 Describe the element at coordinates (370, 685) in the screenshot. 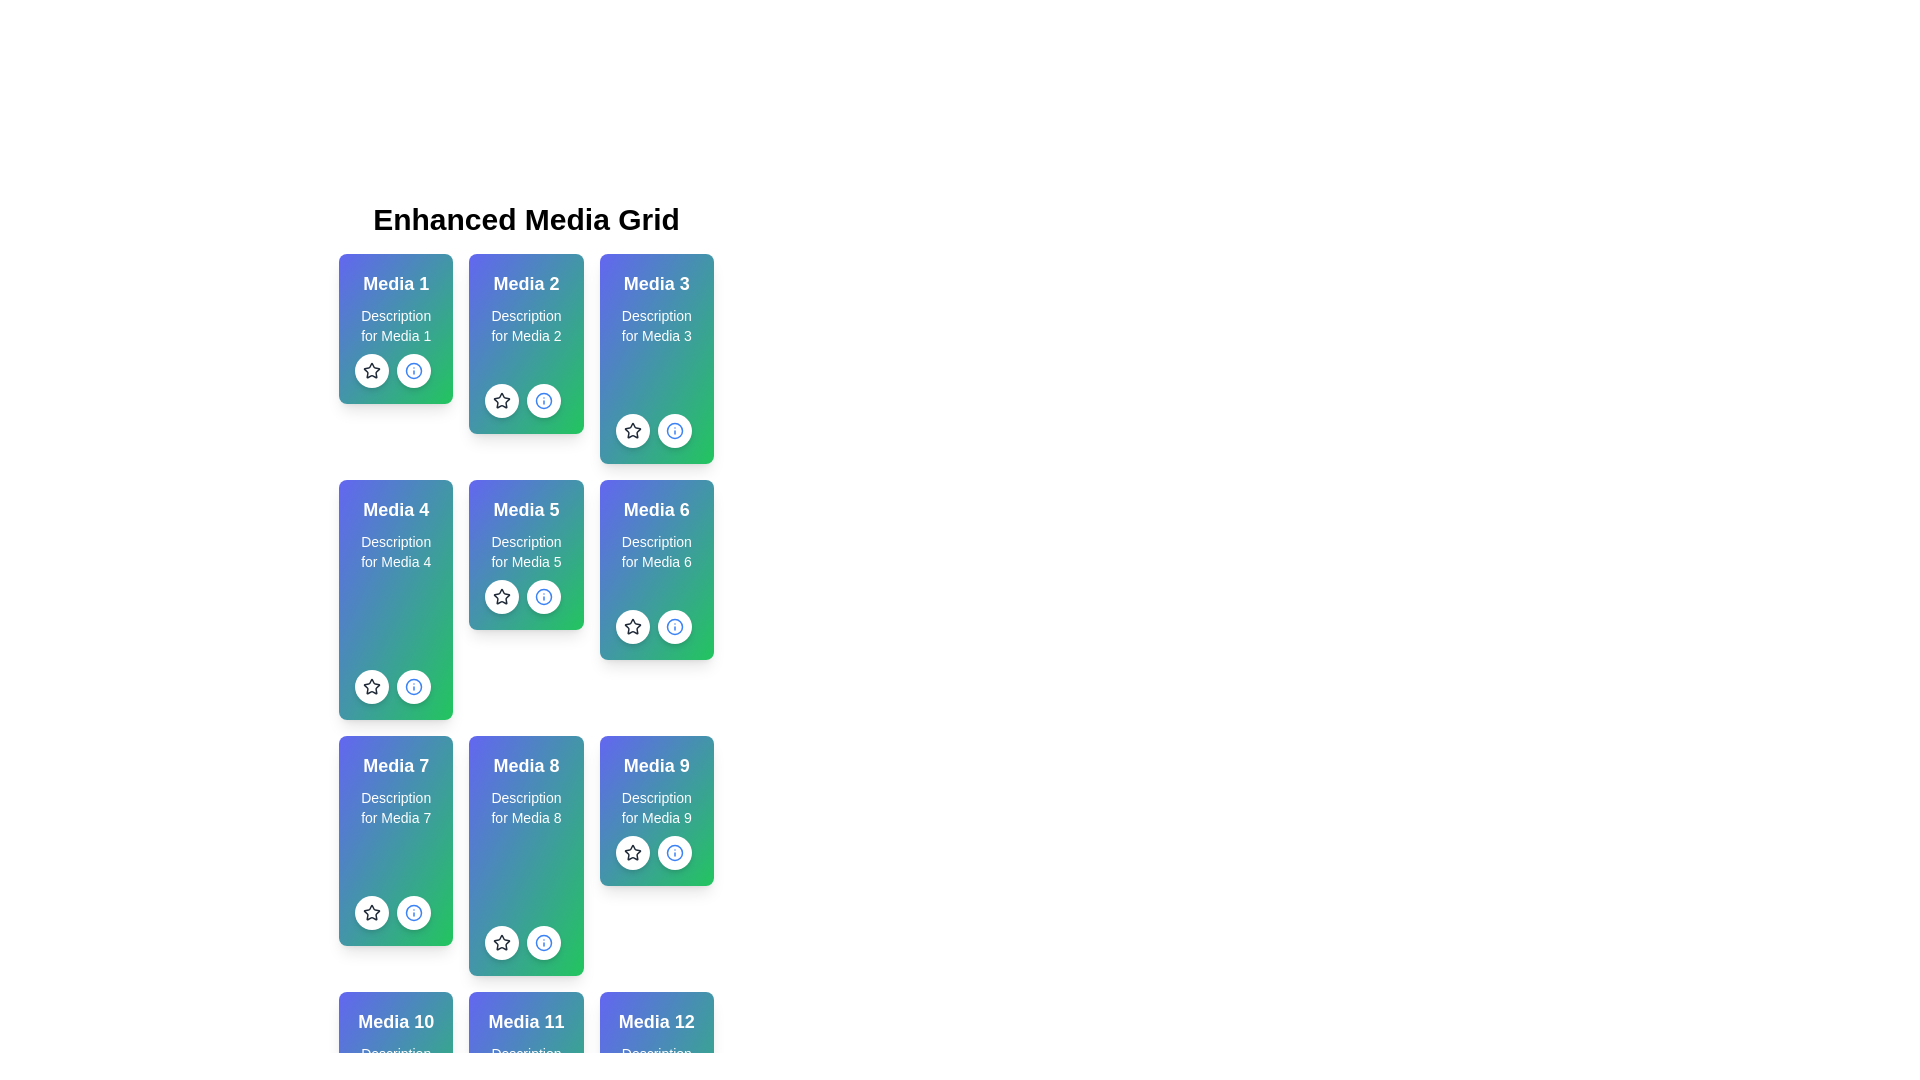

I see `the star-shaped icon with a hollow outline` at that location.